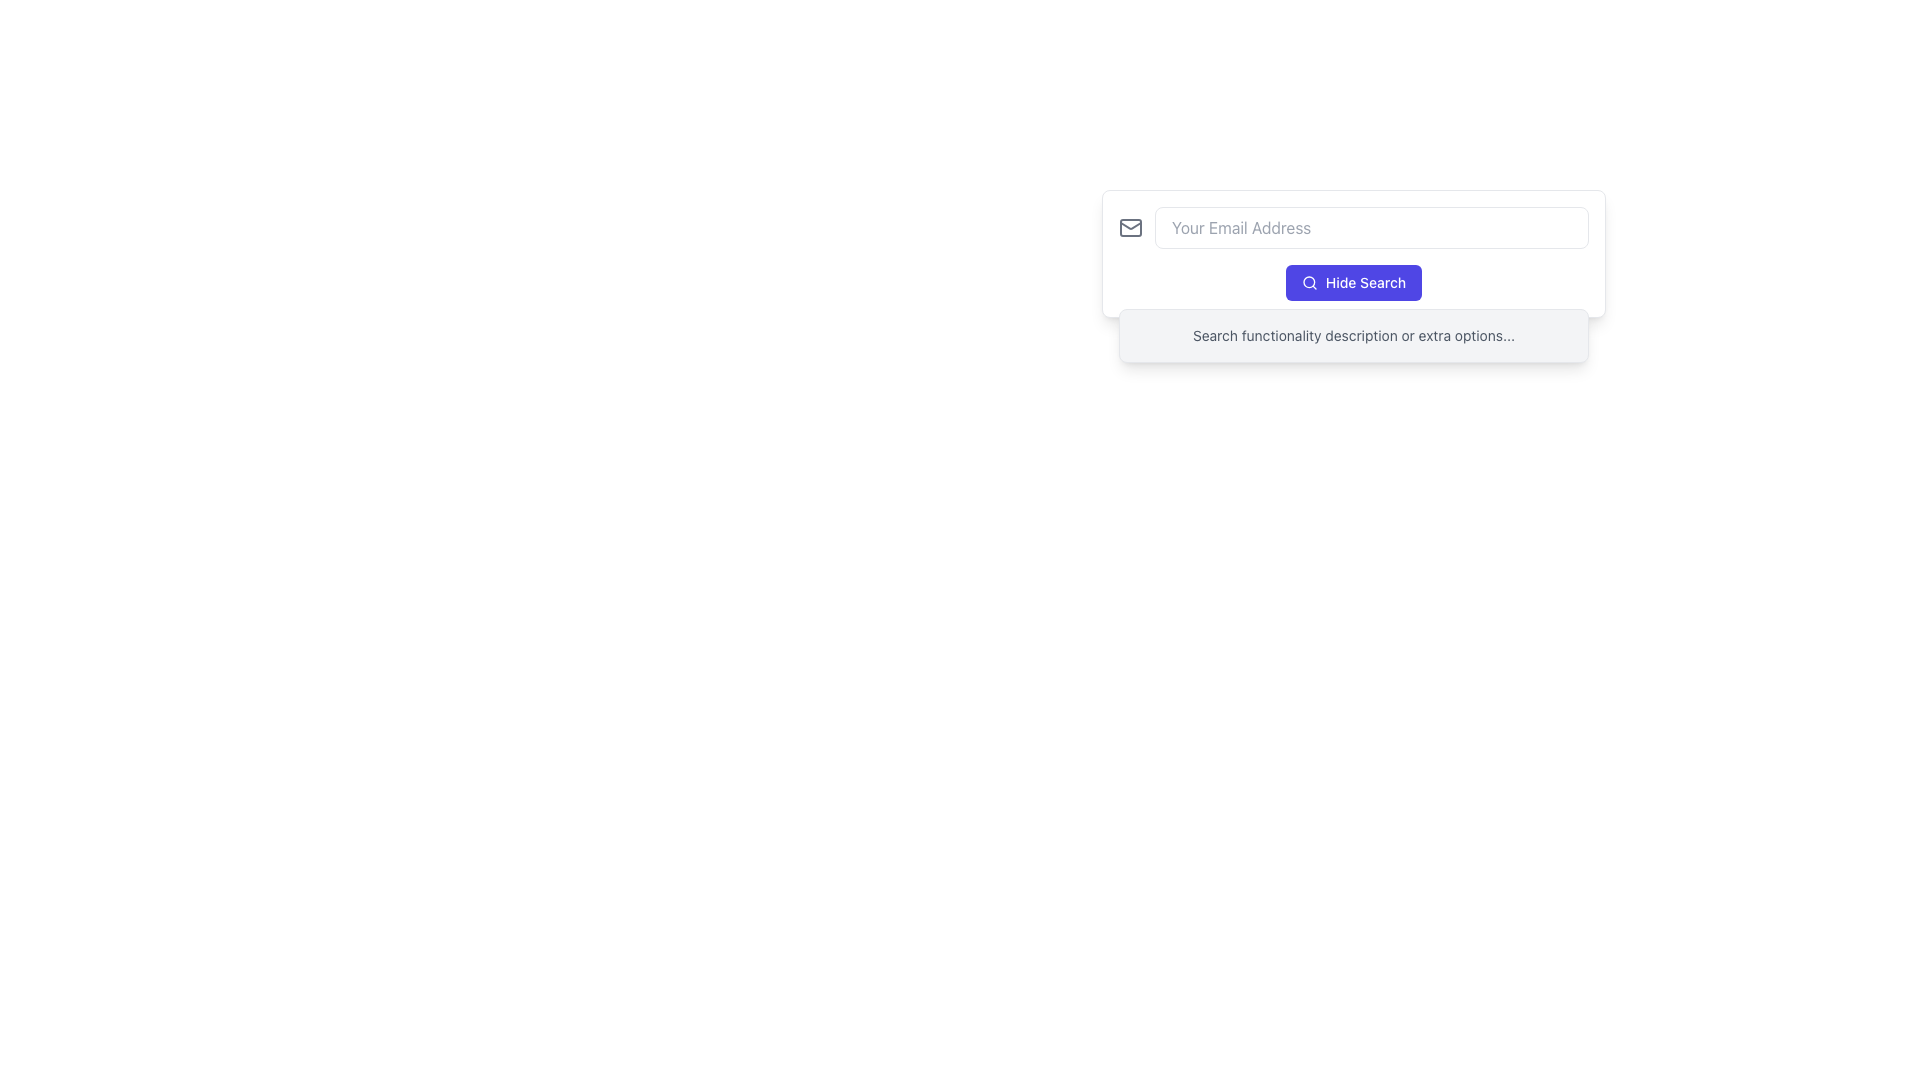  What do you see at coordinates (1353, 226) in the screenshot?
I see `the email input field labeled 'Your Email Address'` at bounding box center [1353, 226].